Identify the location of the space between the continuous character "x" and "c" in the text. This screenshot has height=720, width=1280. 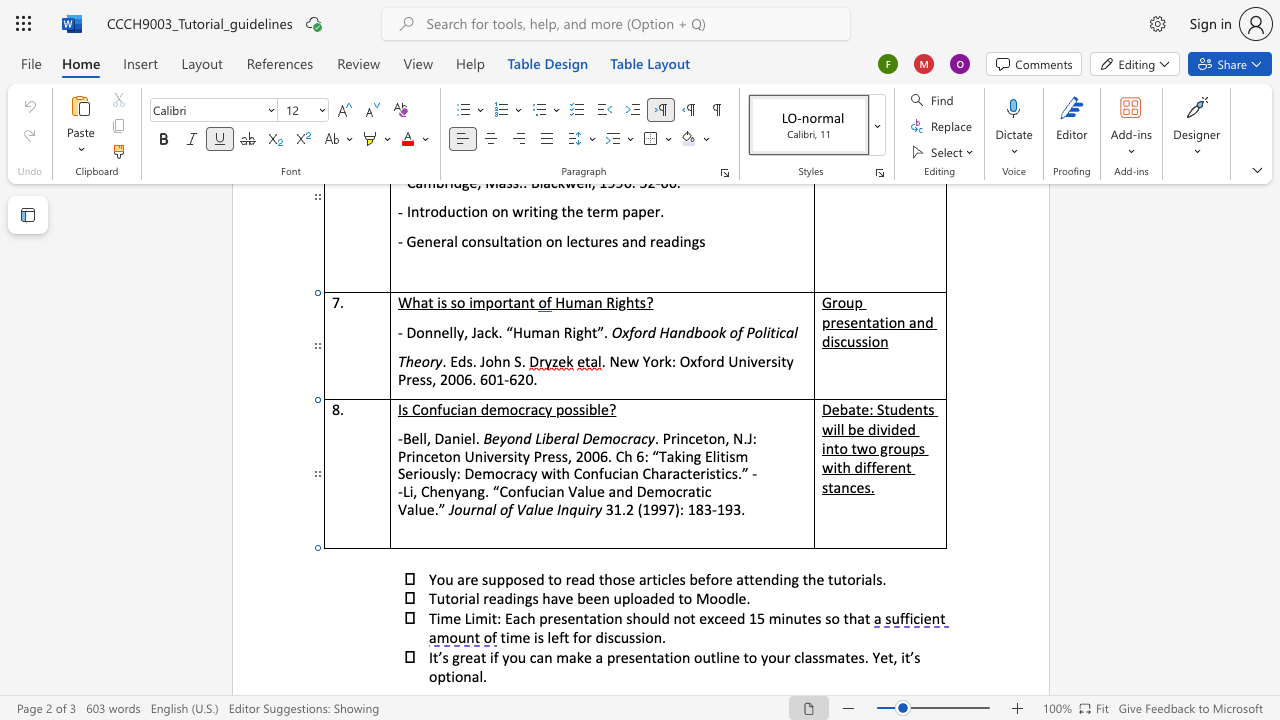
(714, 617).